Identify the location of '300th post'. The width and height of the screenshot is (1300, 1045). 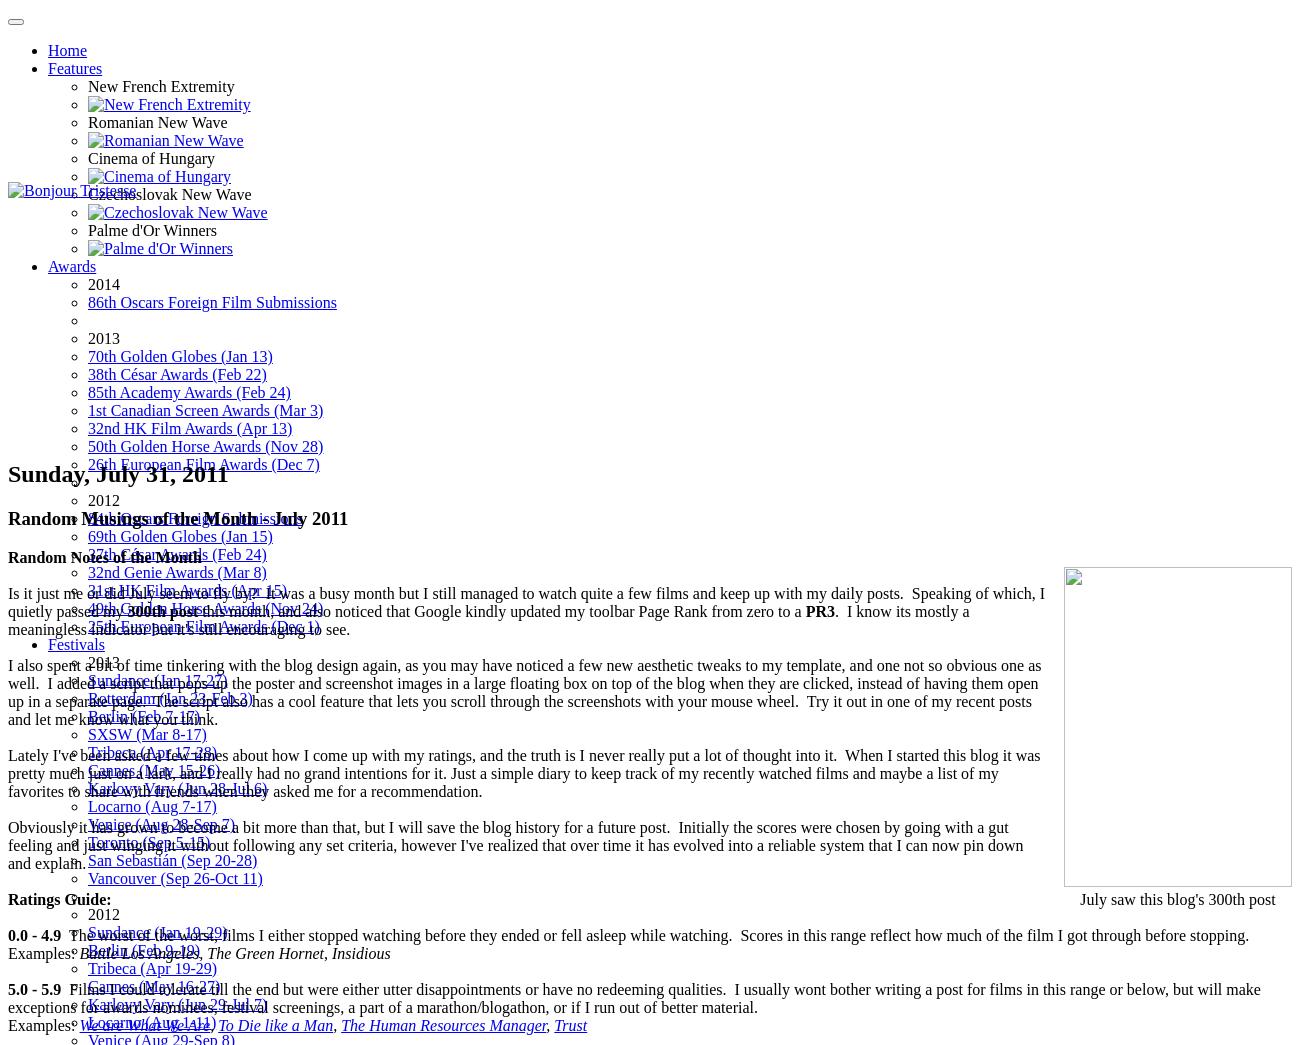
(126, 609).